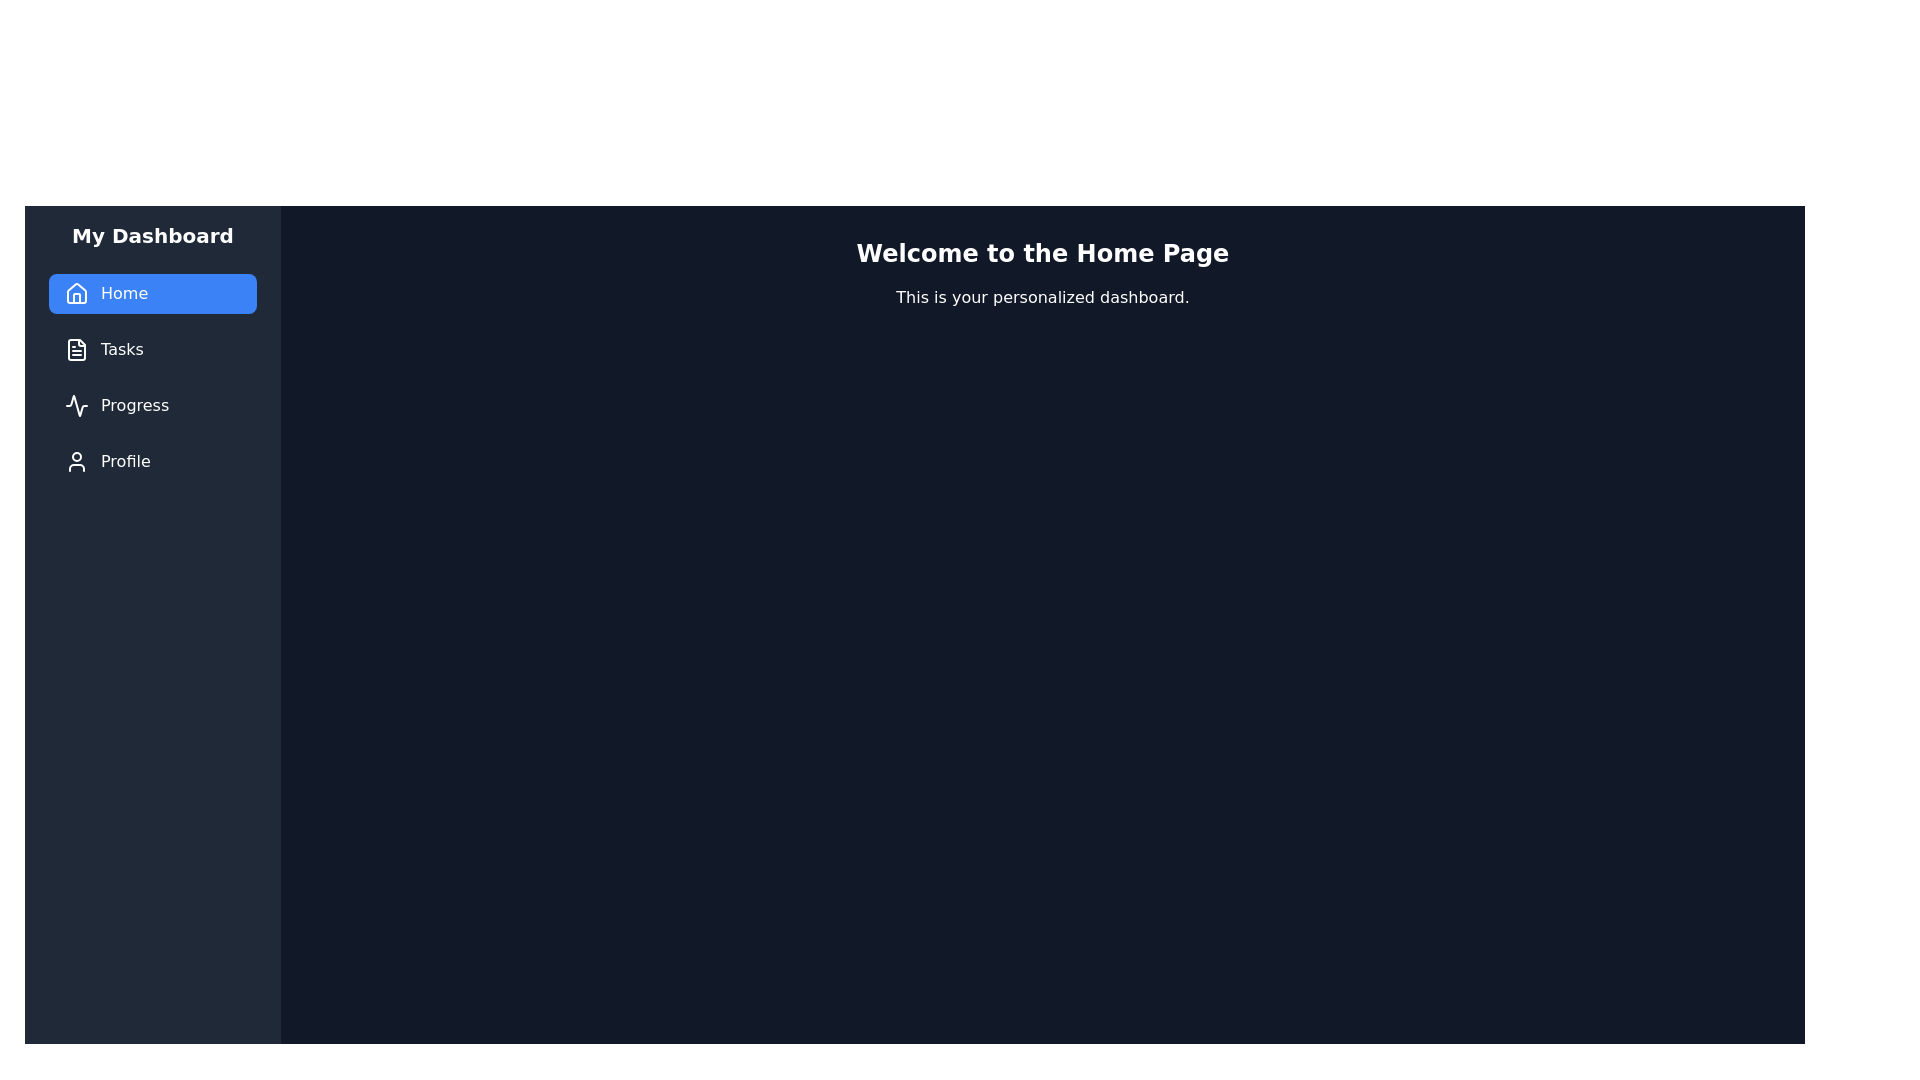  What do you see at coordinates (152, 462) in the screenshot?
I see `the 'Profile' button, which is a dark rectangular button with rounded corners located at the bottom of the vertical menu on the left side of the interface` at bounding box center [152, 462].